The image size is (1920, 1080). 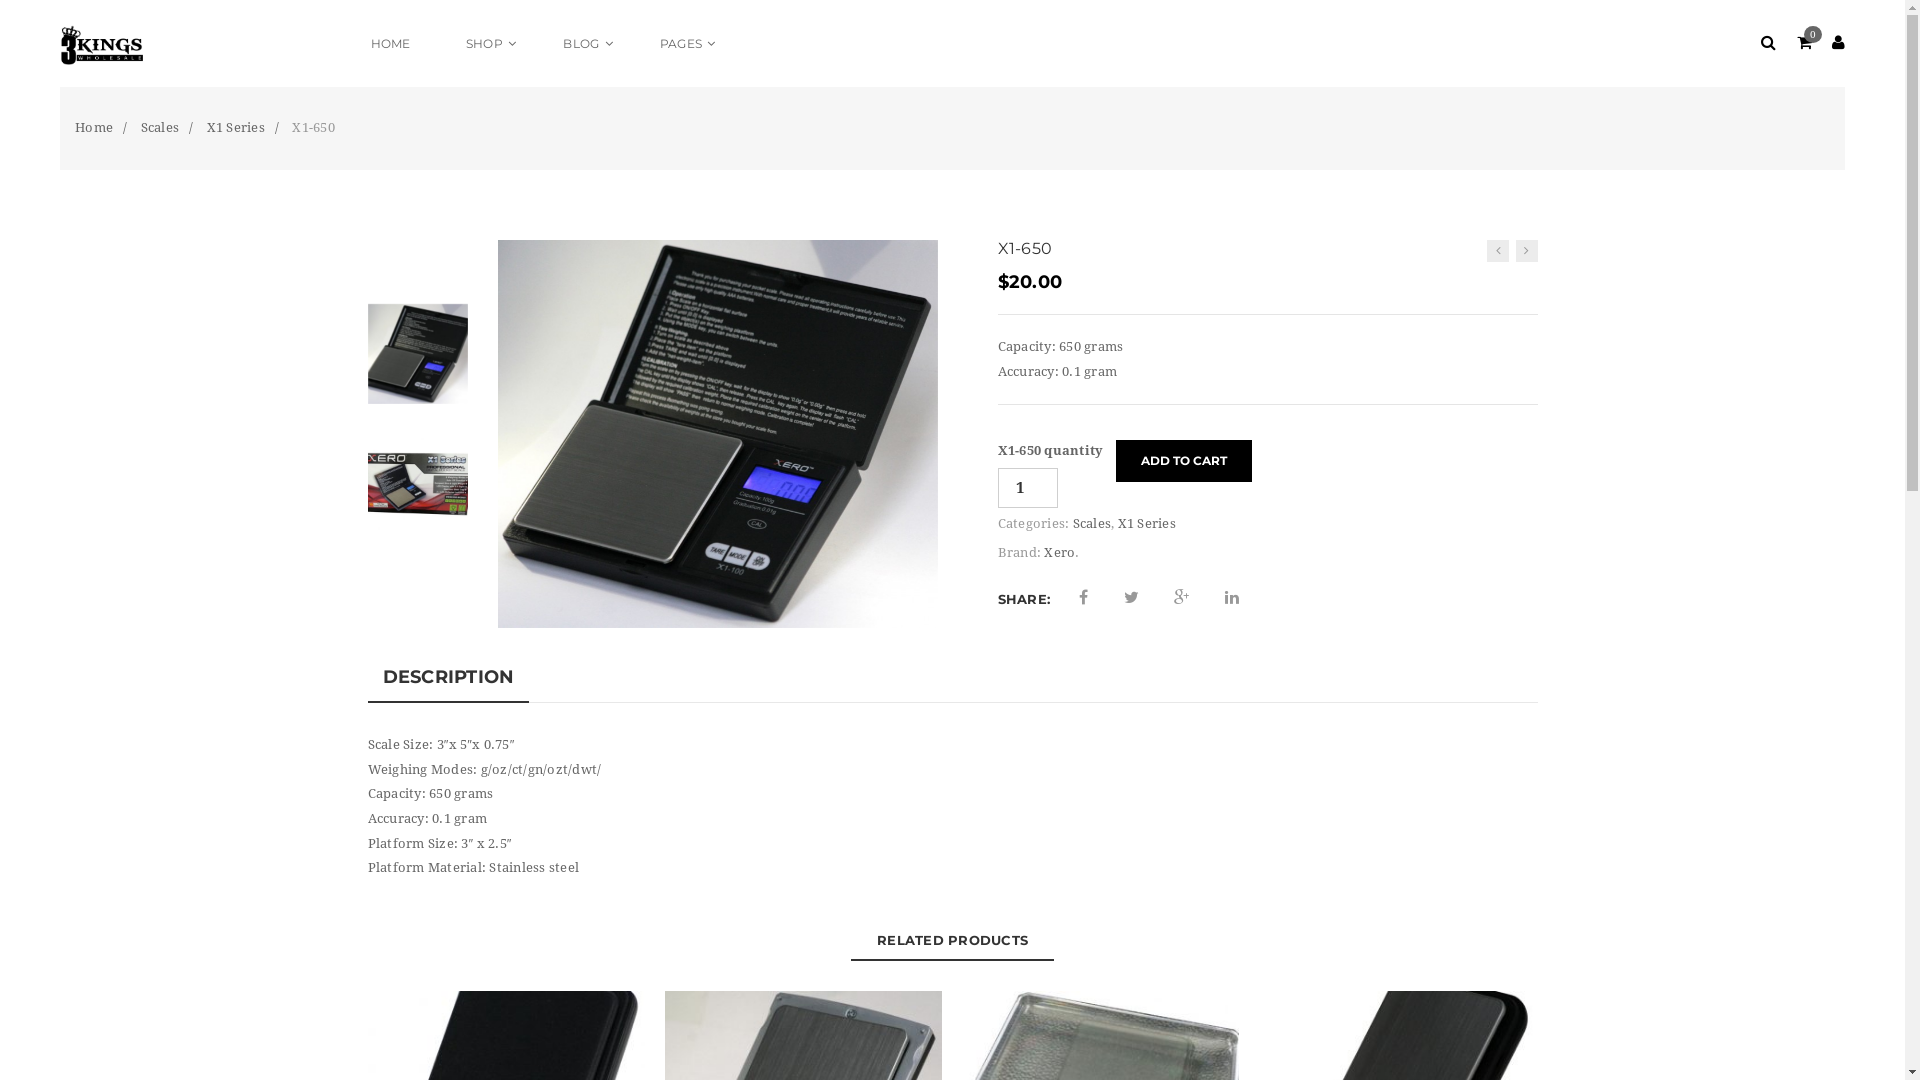 What do you see at coordinates (1181, 596) in the screenshot?
I see `'Share on Google +'` at bounding box center [1181, 596].